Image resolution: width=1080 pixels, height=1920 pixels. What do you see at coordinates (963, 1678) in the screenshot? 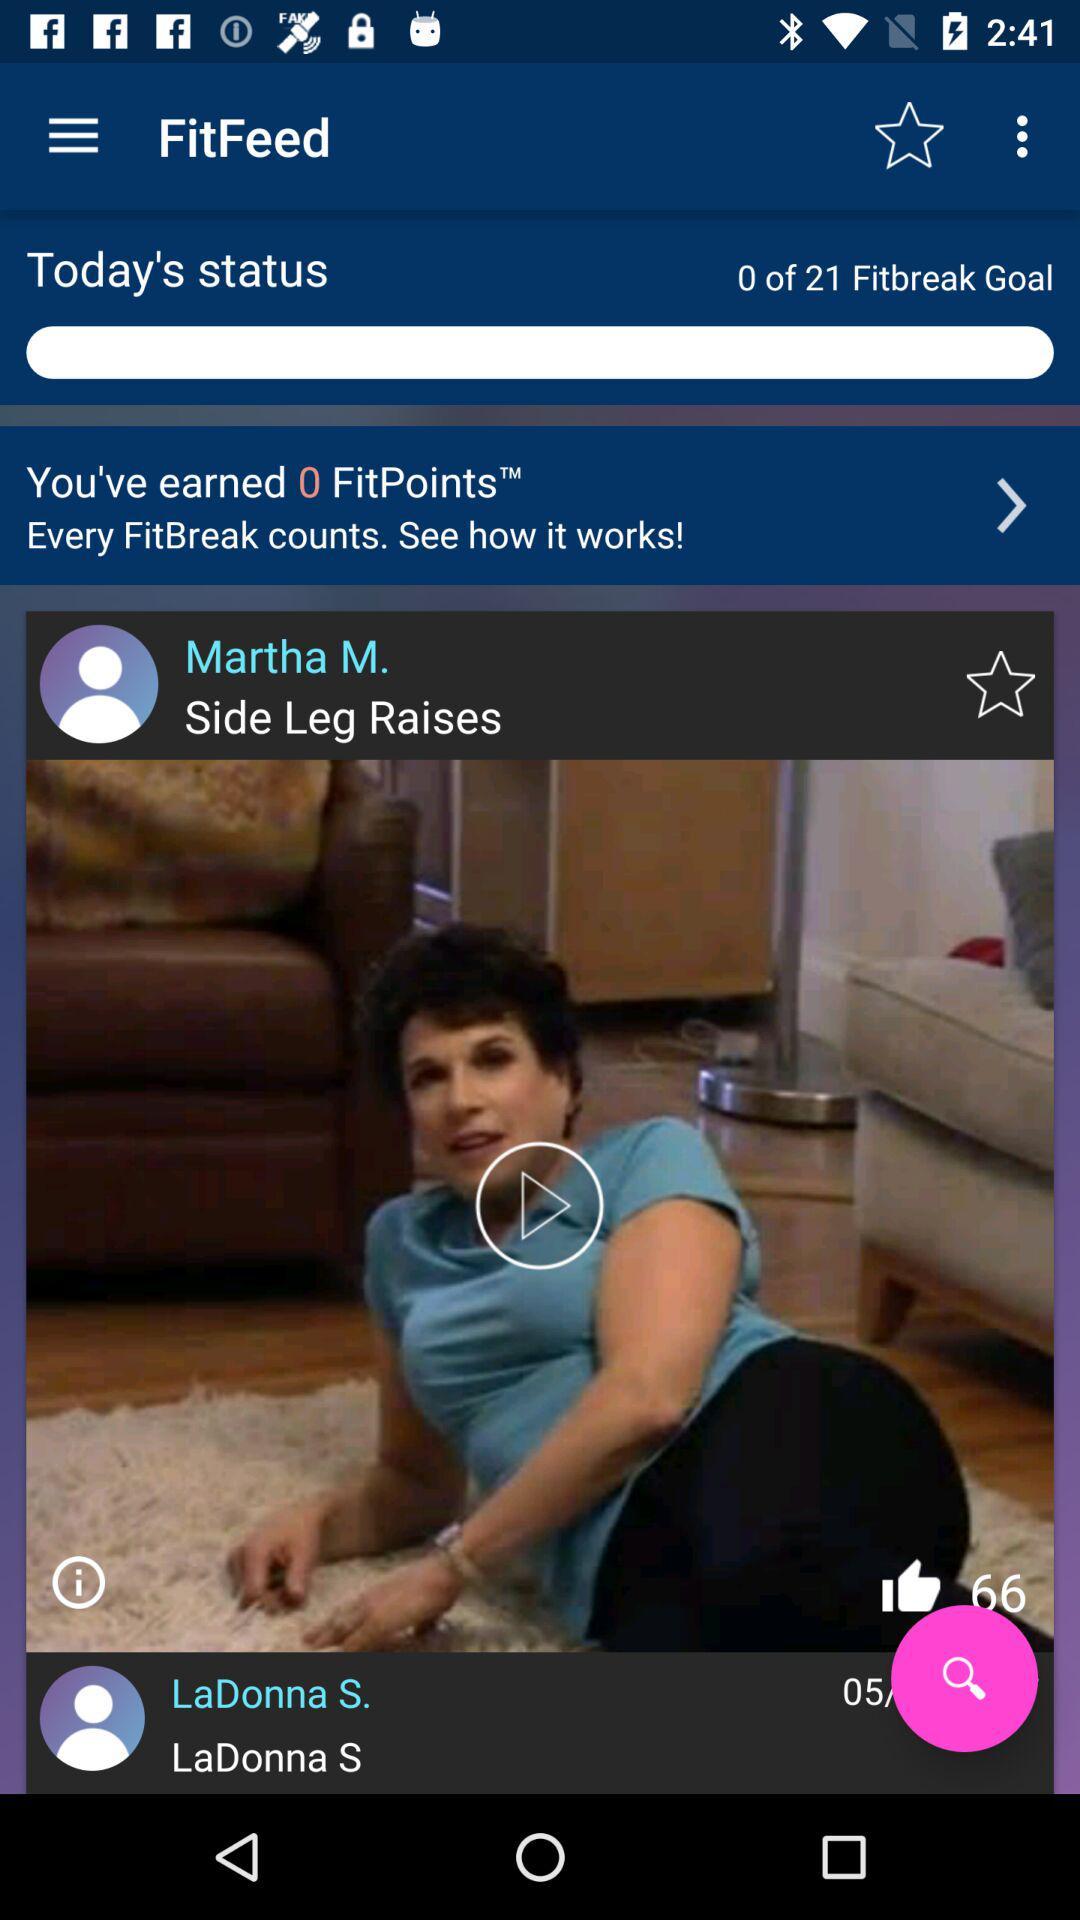
I see `the search icon` at bounding box center [963, 1678].